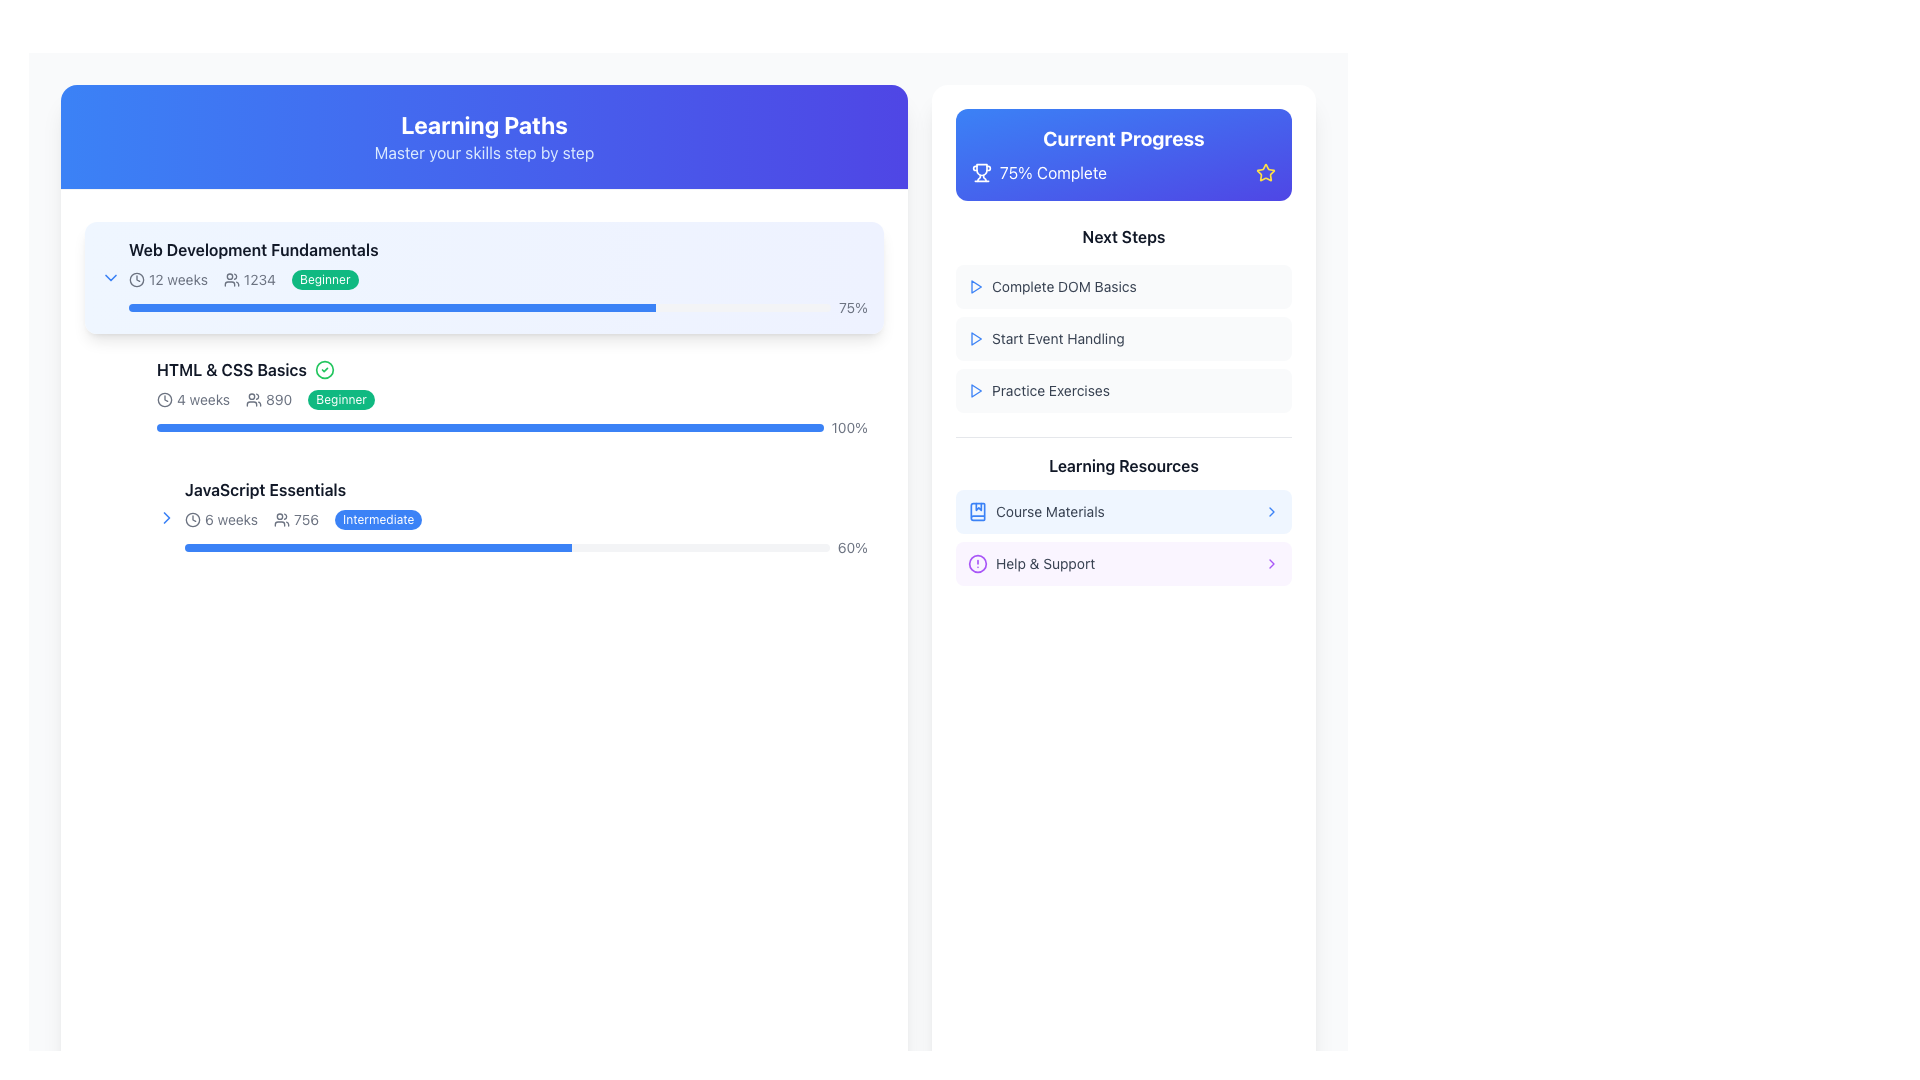  I want to click on the 'Course Materials' Text and Icon Label located in the 'Learning Resources' section under the 'Current Progress' panel, so click(1036, 511).